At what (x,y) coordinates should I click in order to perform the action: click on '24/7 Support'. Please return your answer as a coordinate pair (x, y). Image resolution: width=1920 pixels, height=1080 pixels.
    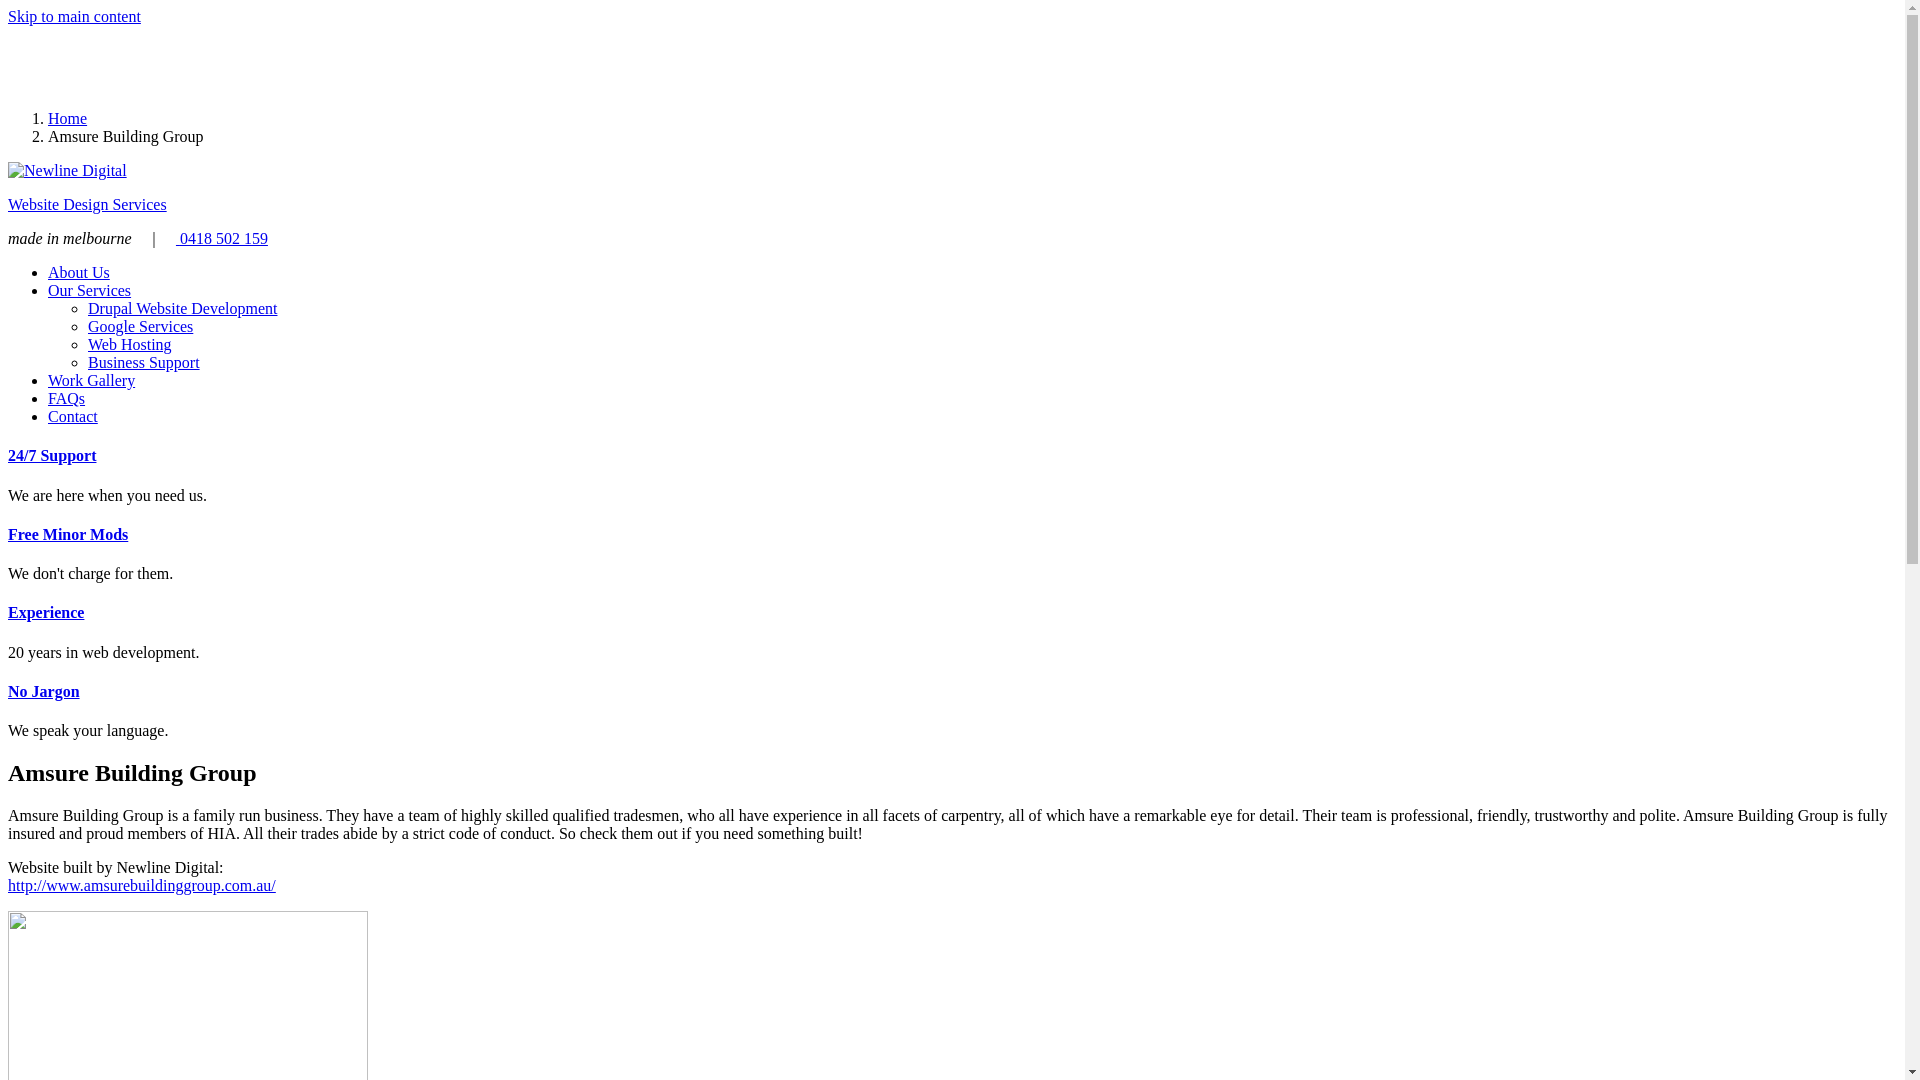
    Looking at the image, I should click on (52, 455).